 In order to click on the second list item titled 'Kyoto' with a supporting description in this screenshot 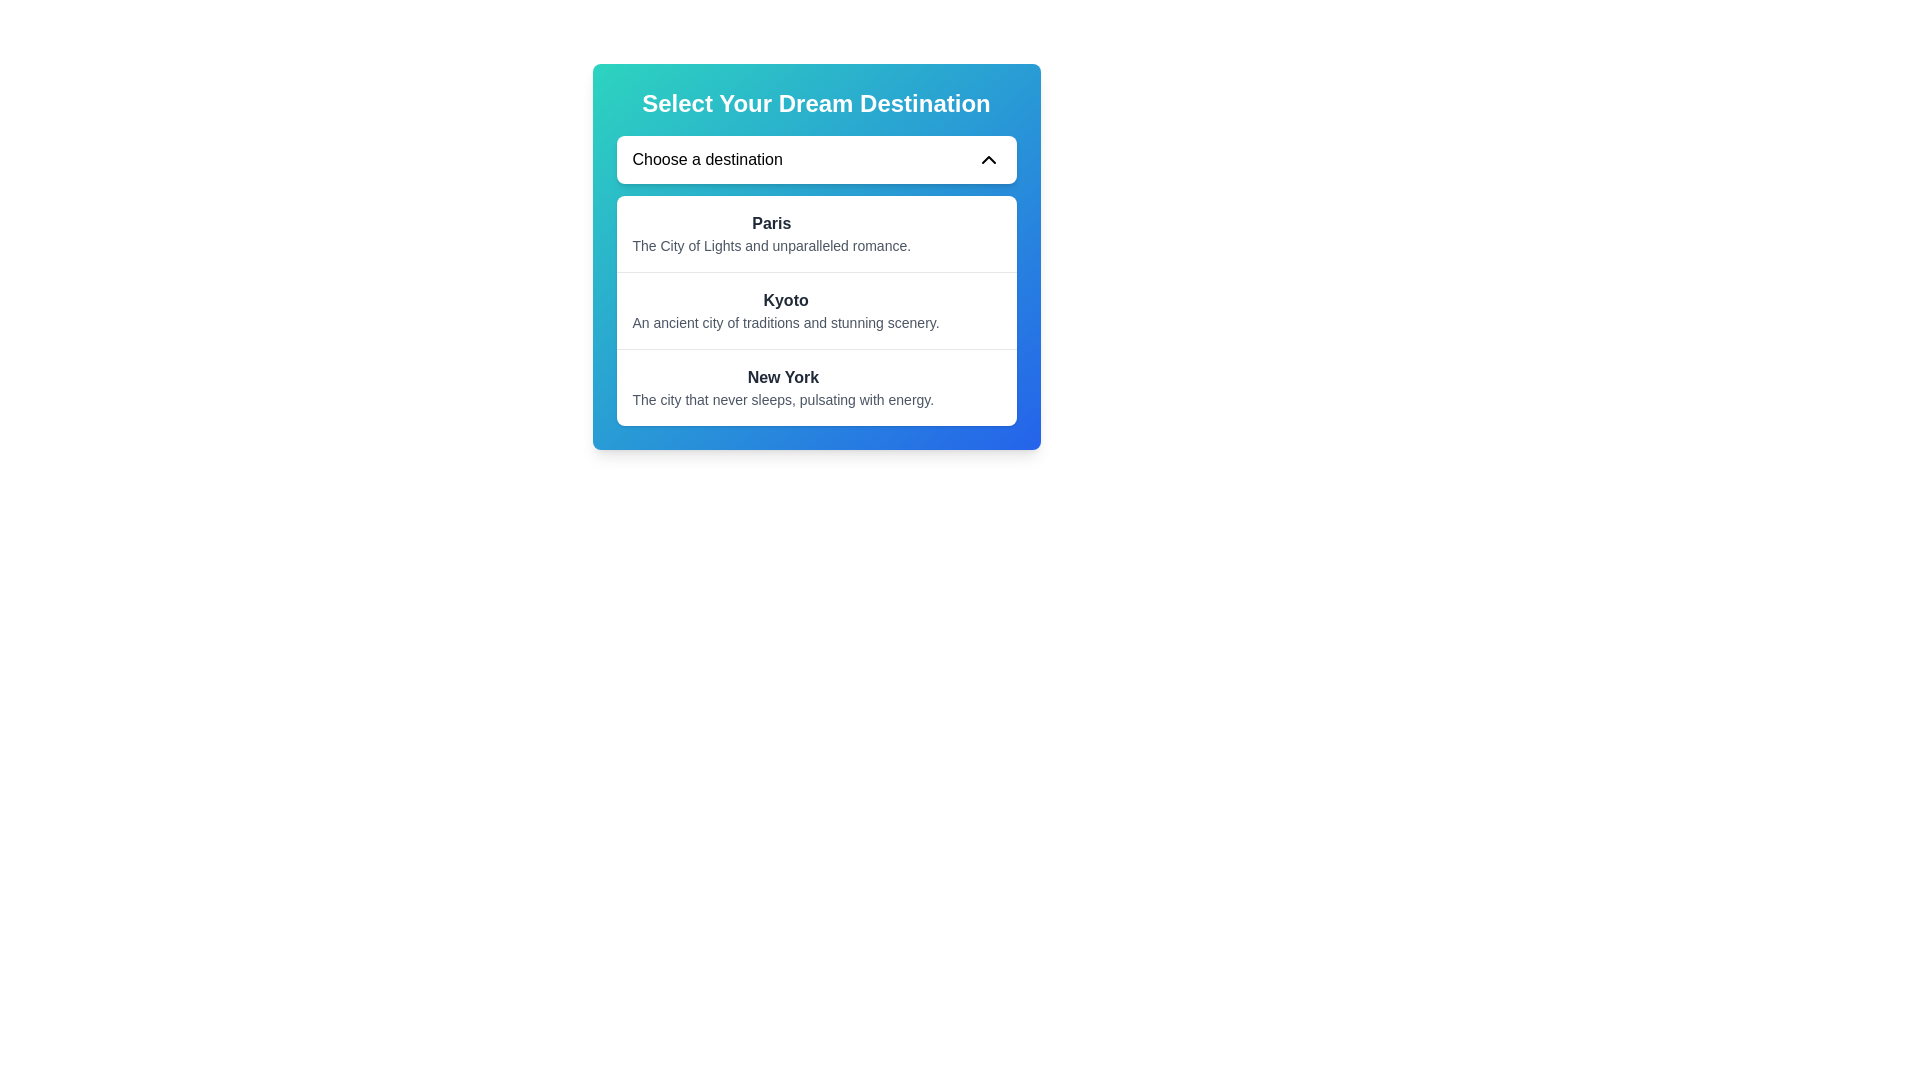, I will do `click(816, 310)`.